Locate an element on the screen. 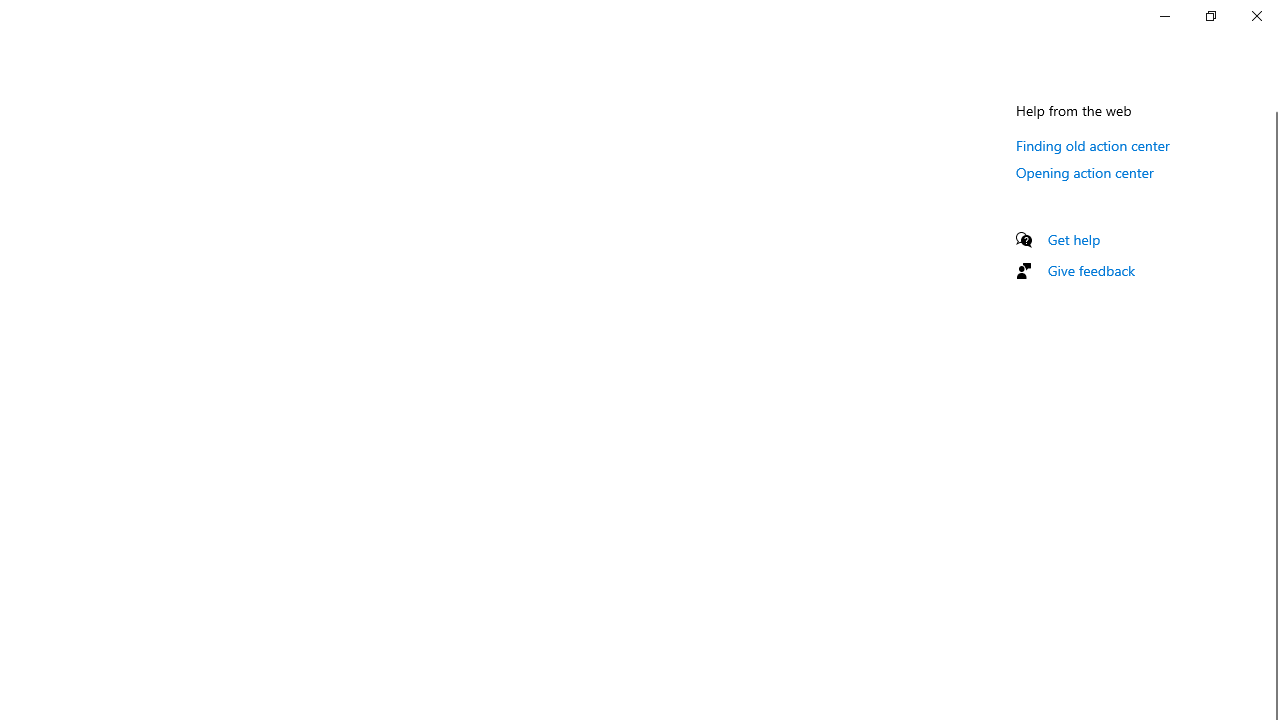 The image size is (1280, 720). 'Restore Settings' is located at coordinates (1209, 15).